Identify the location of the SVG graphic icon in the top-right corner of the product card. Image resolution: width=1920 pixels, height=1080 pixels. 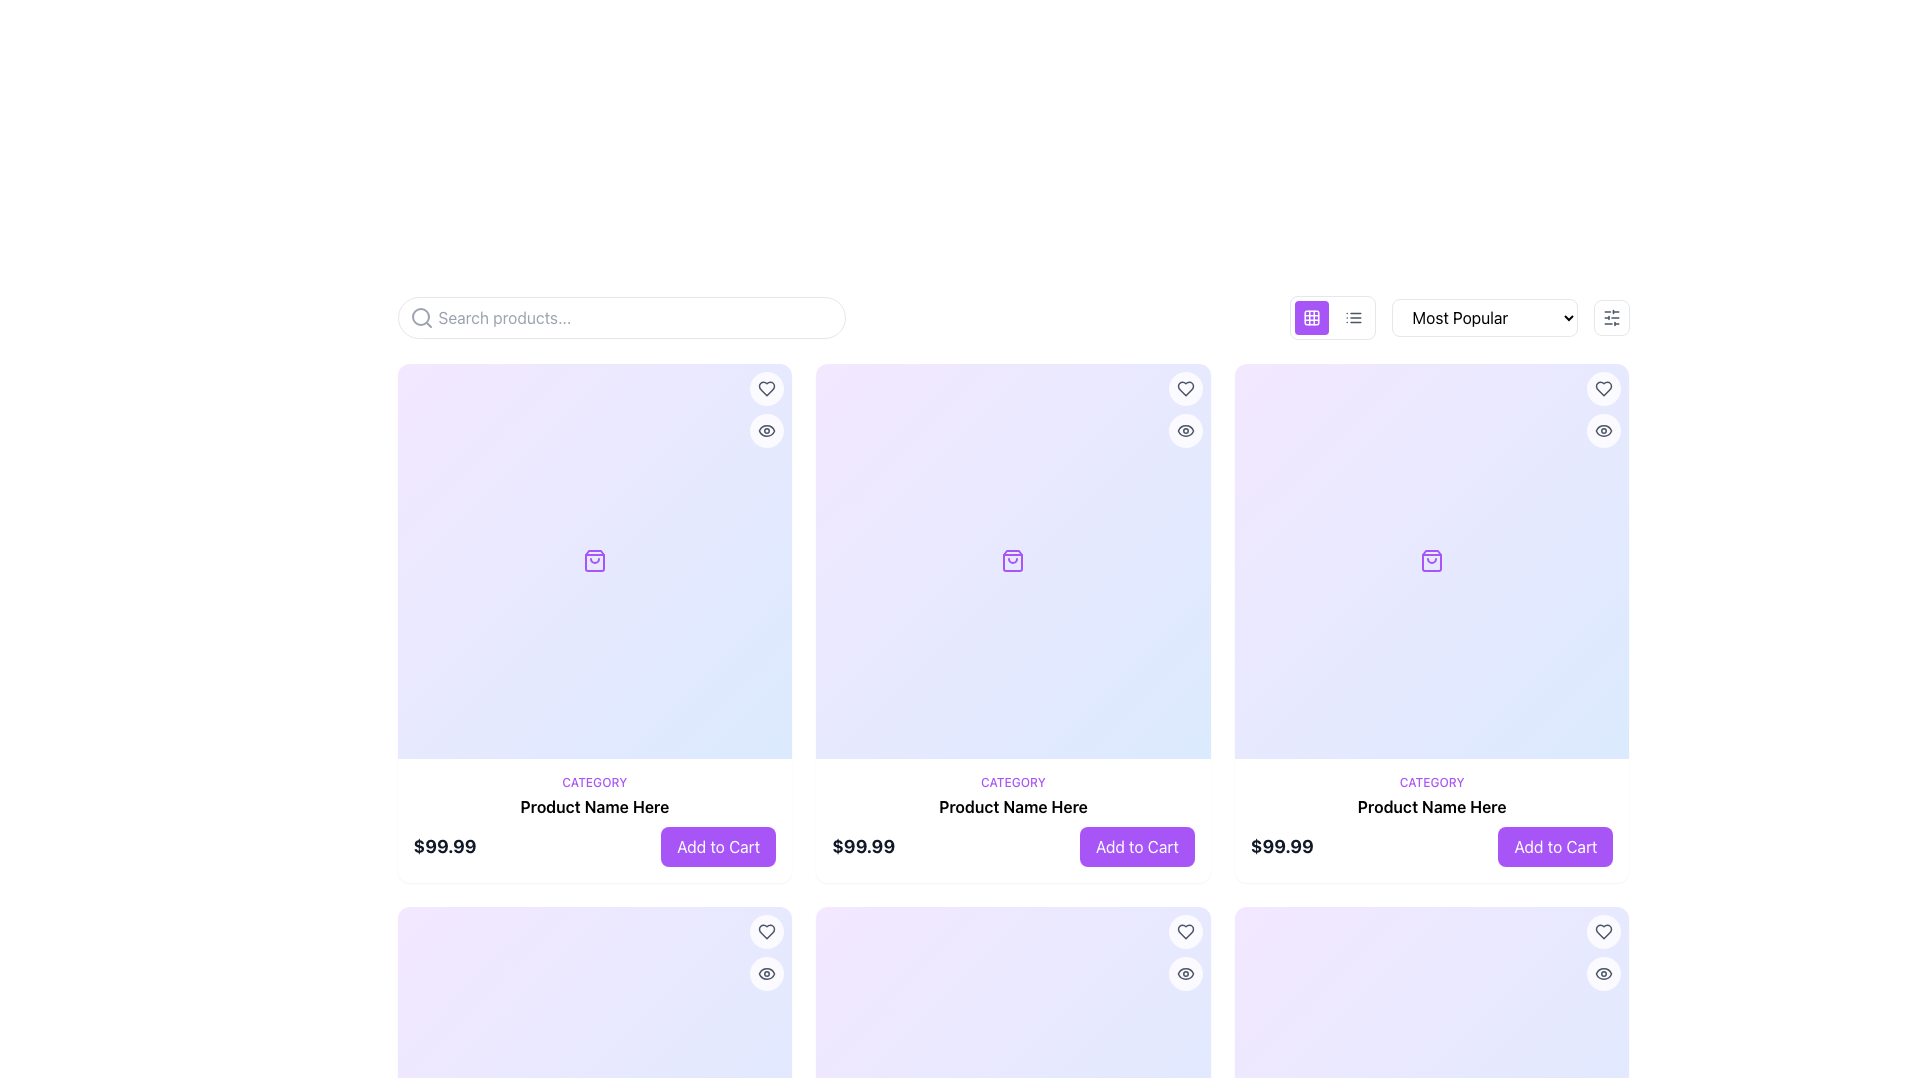
(766, 430).